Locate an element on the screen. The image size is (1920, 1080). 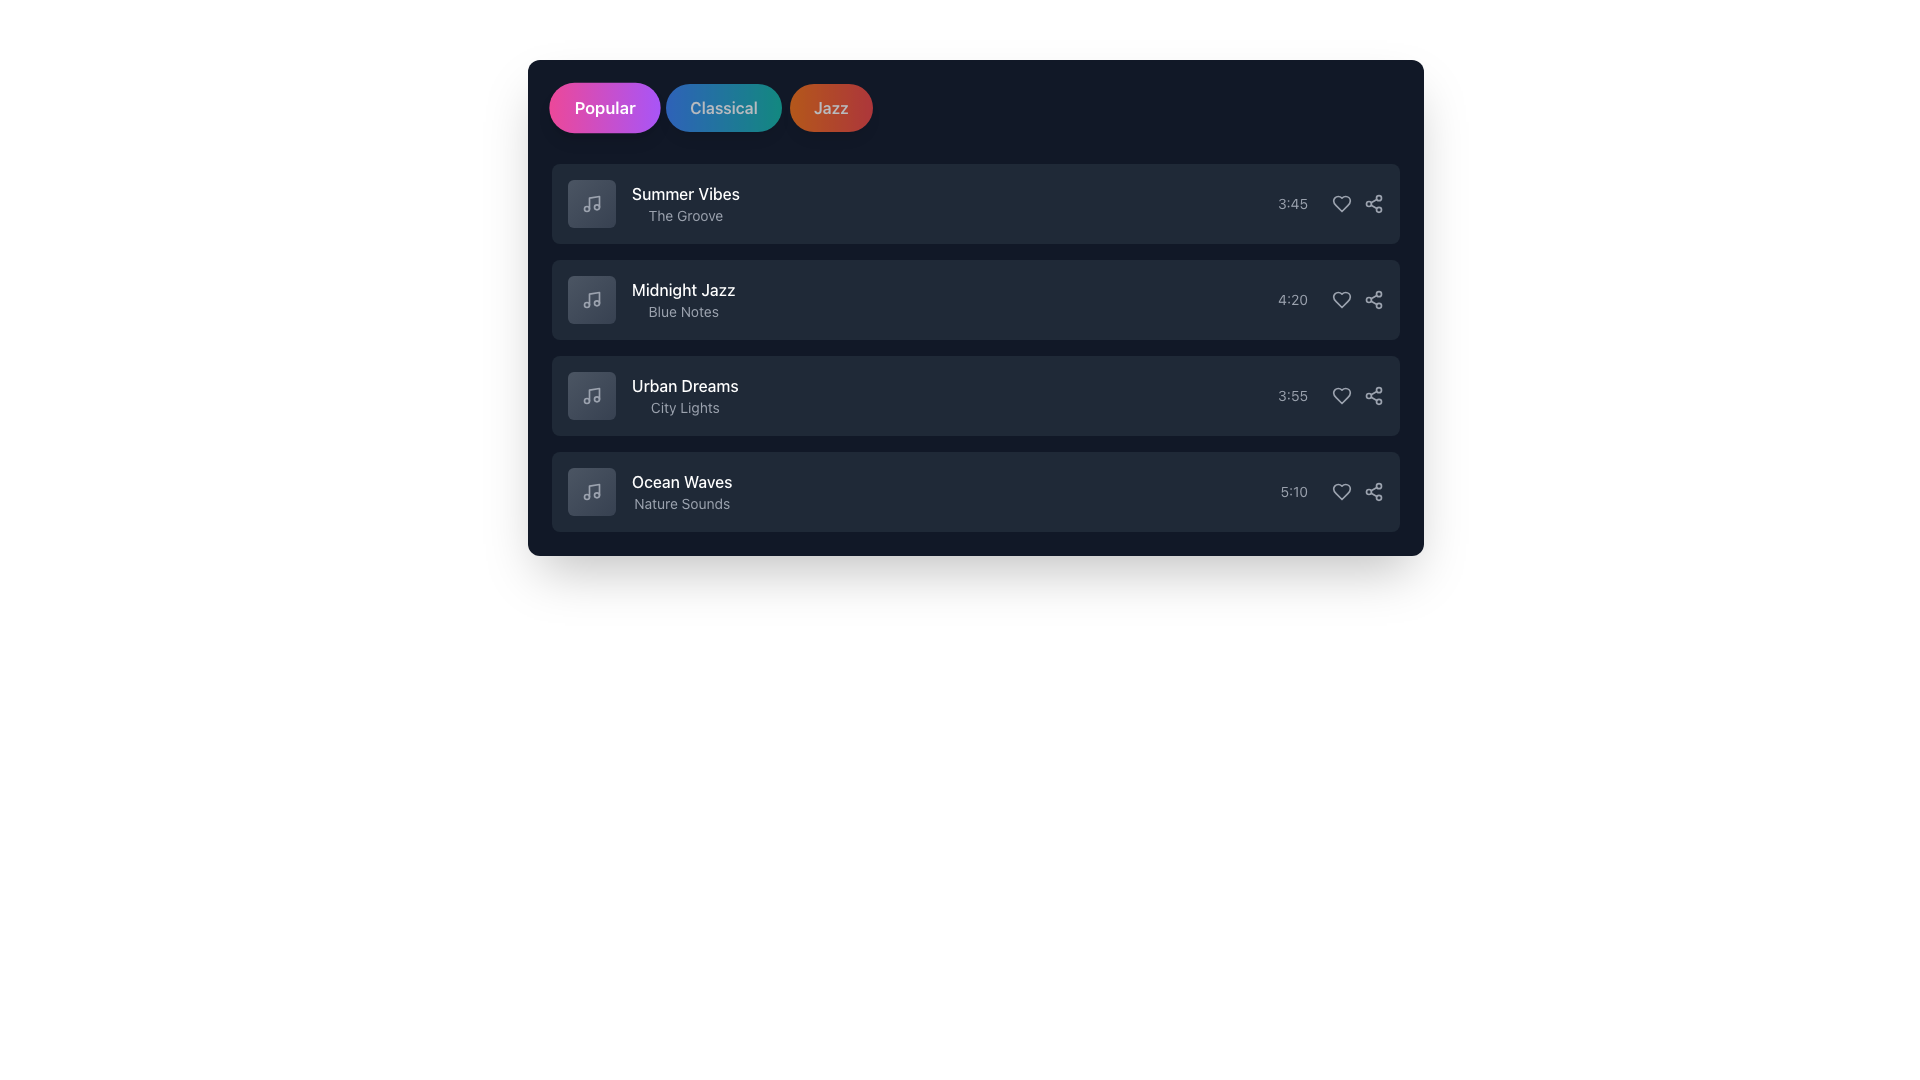
the descriptive subtitle text label located directly beneath the 'Ocean Waves' title in the audio tracks list is located at coordinates (682, 503).